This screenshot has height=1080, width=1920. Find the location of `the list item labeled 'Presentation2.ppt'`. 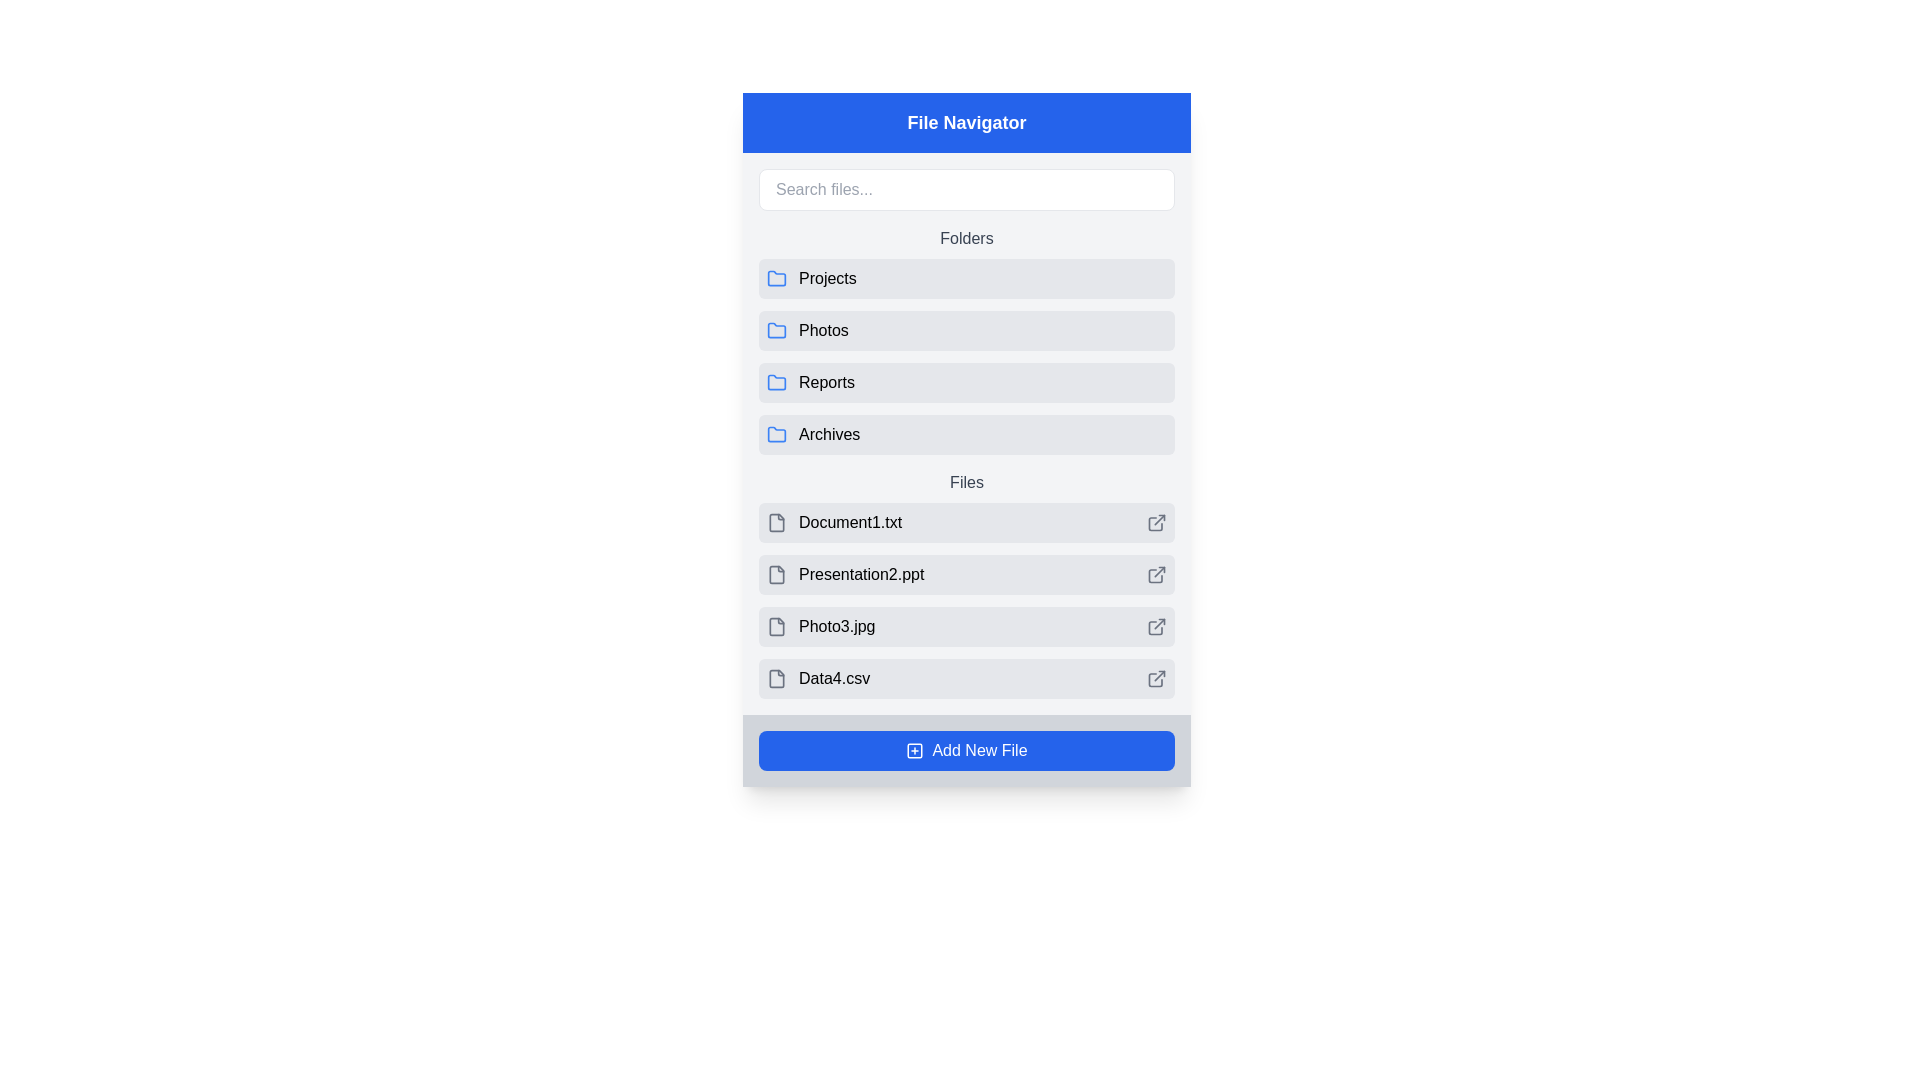

the list item labeled 'Presentation2.ppt' is located at coordinates (966, 585).